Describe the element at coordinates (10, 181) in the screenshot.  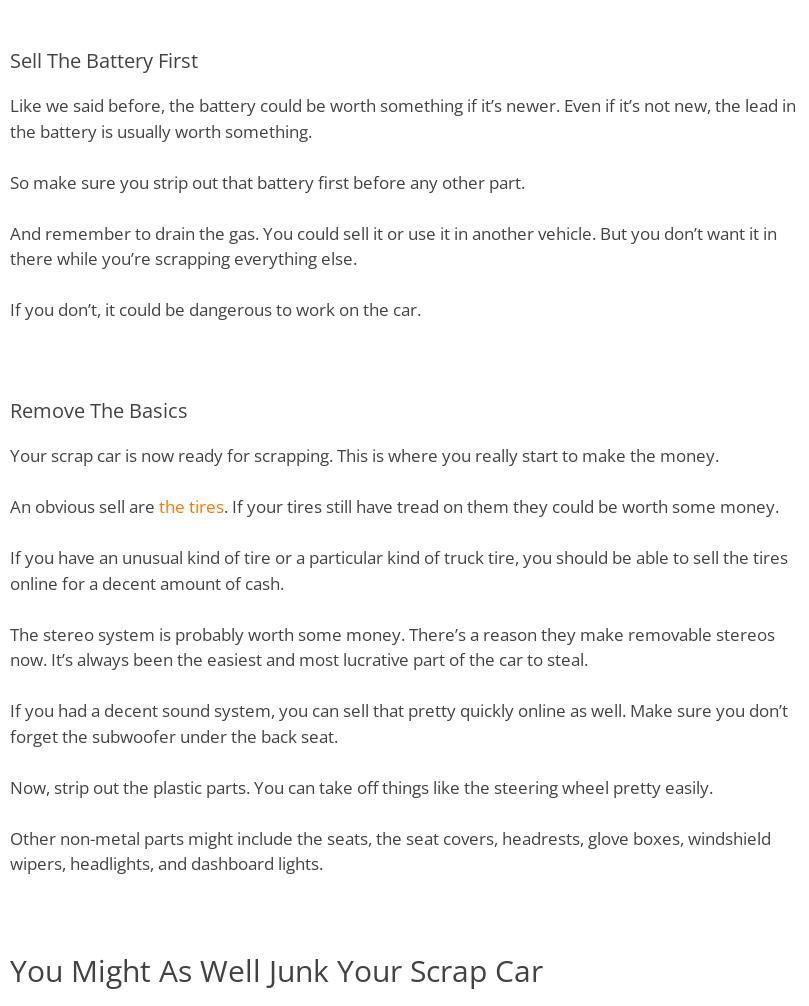
I see `'So make sure you strip out that battery first before any other part.'` at that location.